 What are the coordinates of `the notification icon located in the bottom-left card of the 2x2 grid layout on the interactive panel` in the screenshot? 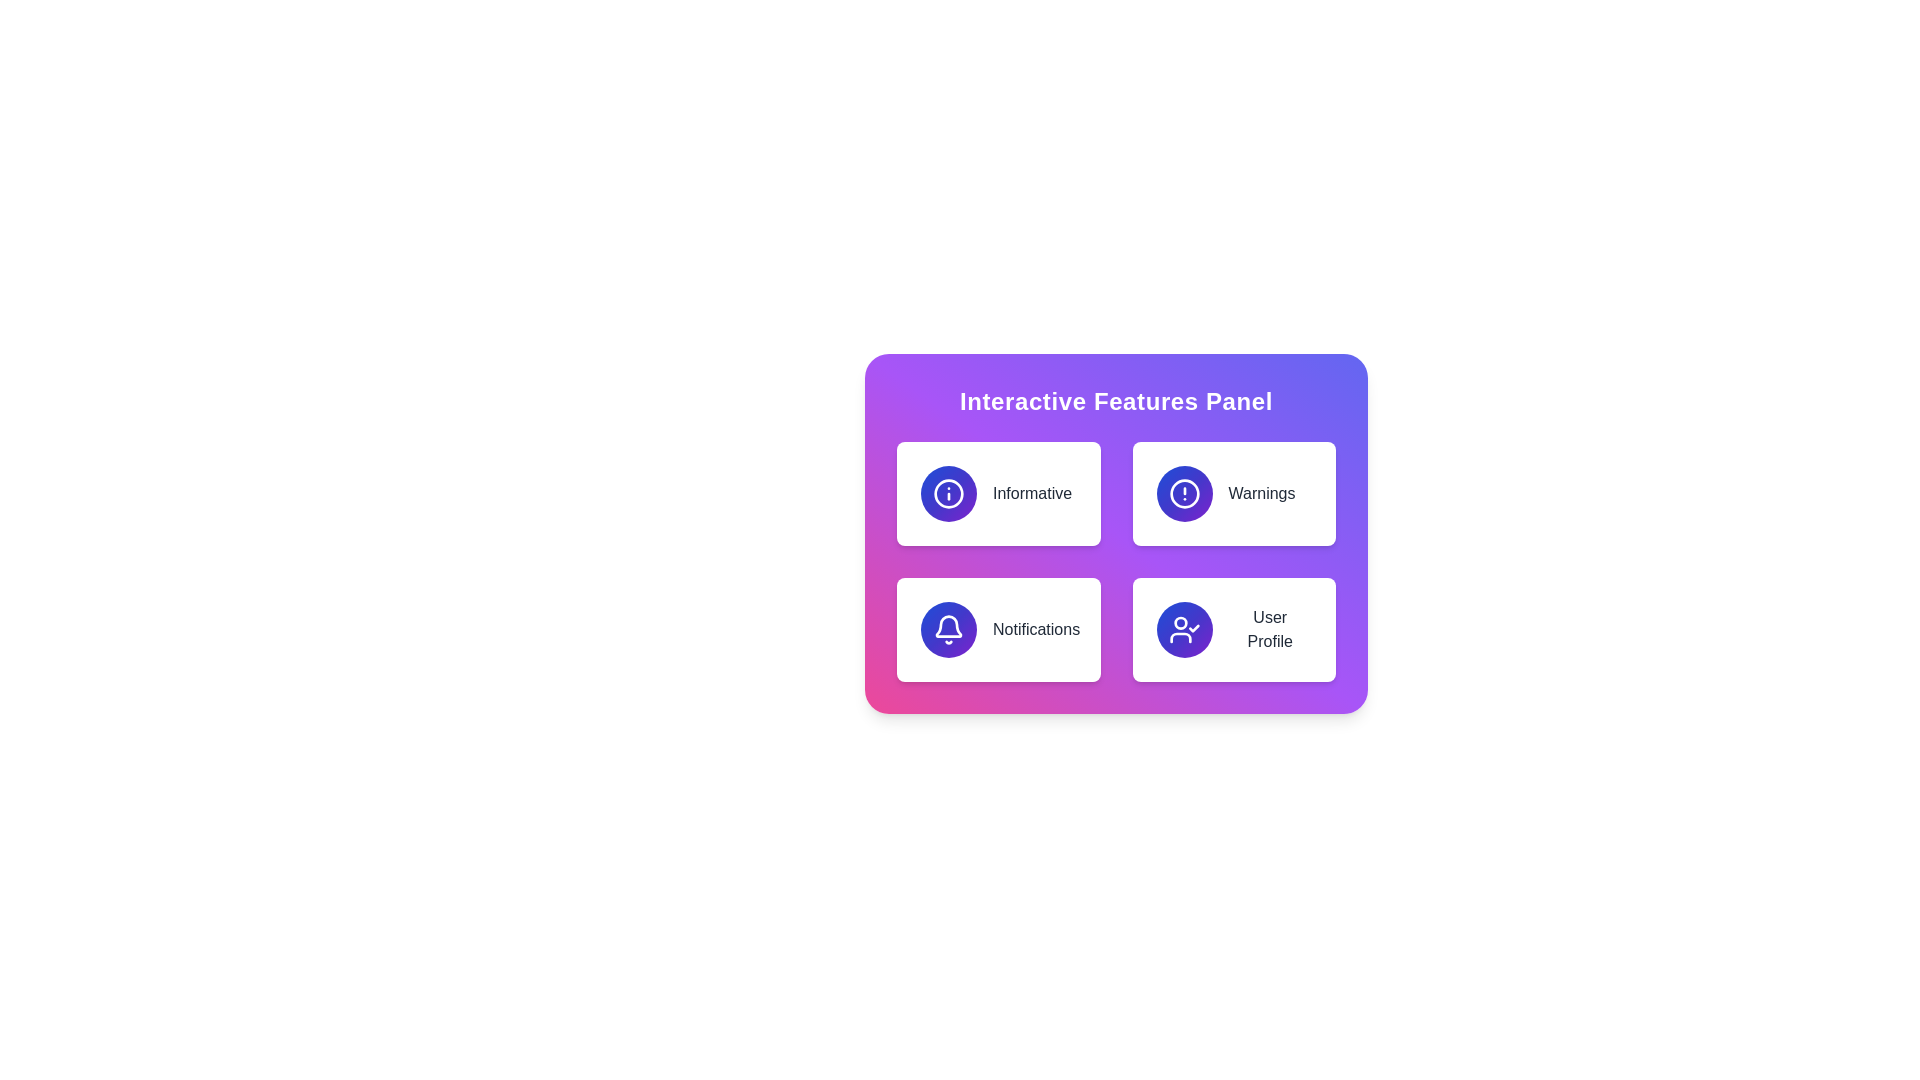 It's located at (948, 628).